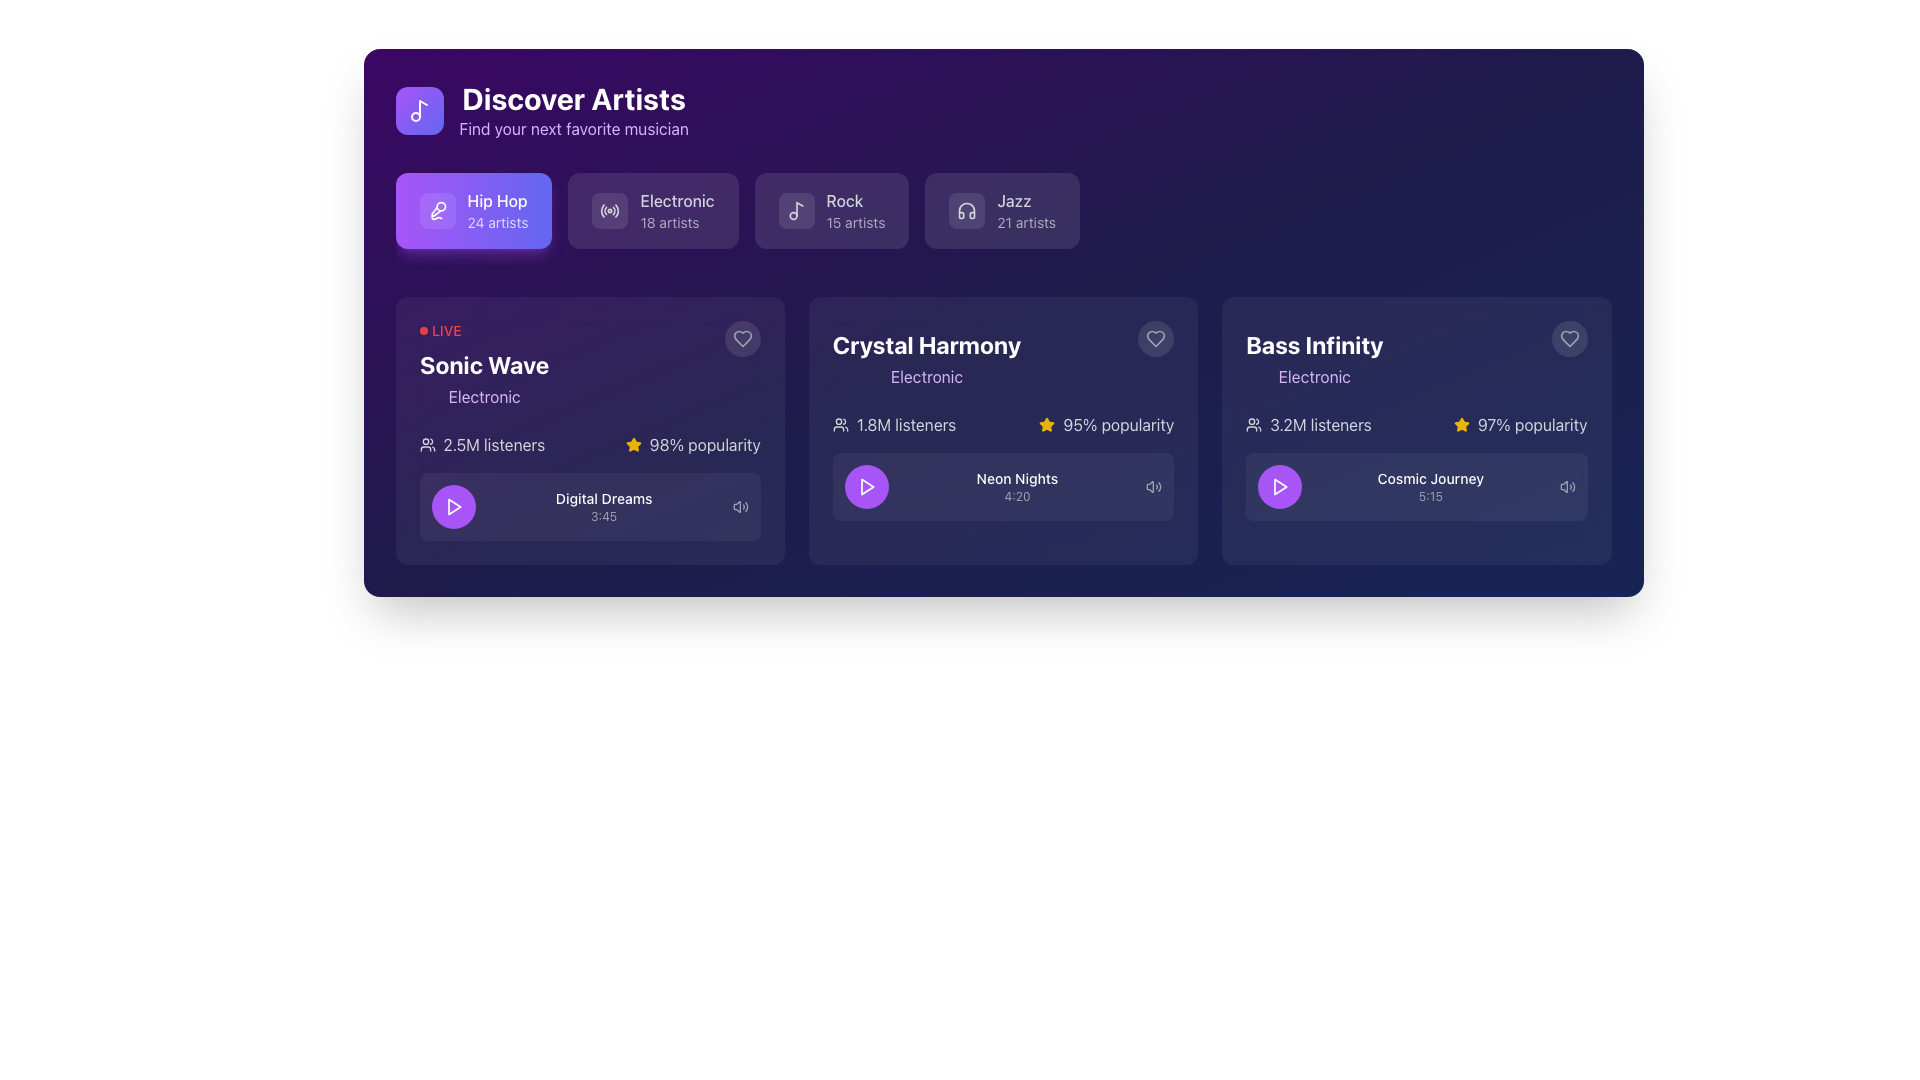 The height and width of the screenshot is (1080, 1920). I want to click on the 'Hip Hop' text label, which is styled in bold white font against a purple background, located in the top left of the interface within the music genre categories, so click(498, 200).